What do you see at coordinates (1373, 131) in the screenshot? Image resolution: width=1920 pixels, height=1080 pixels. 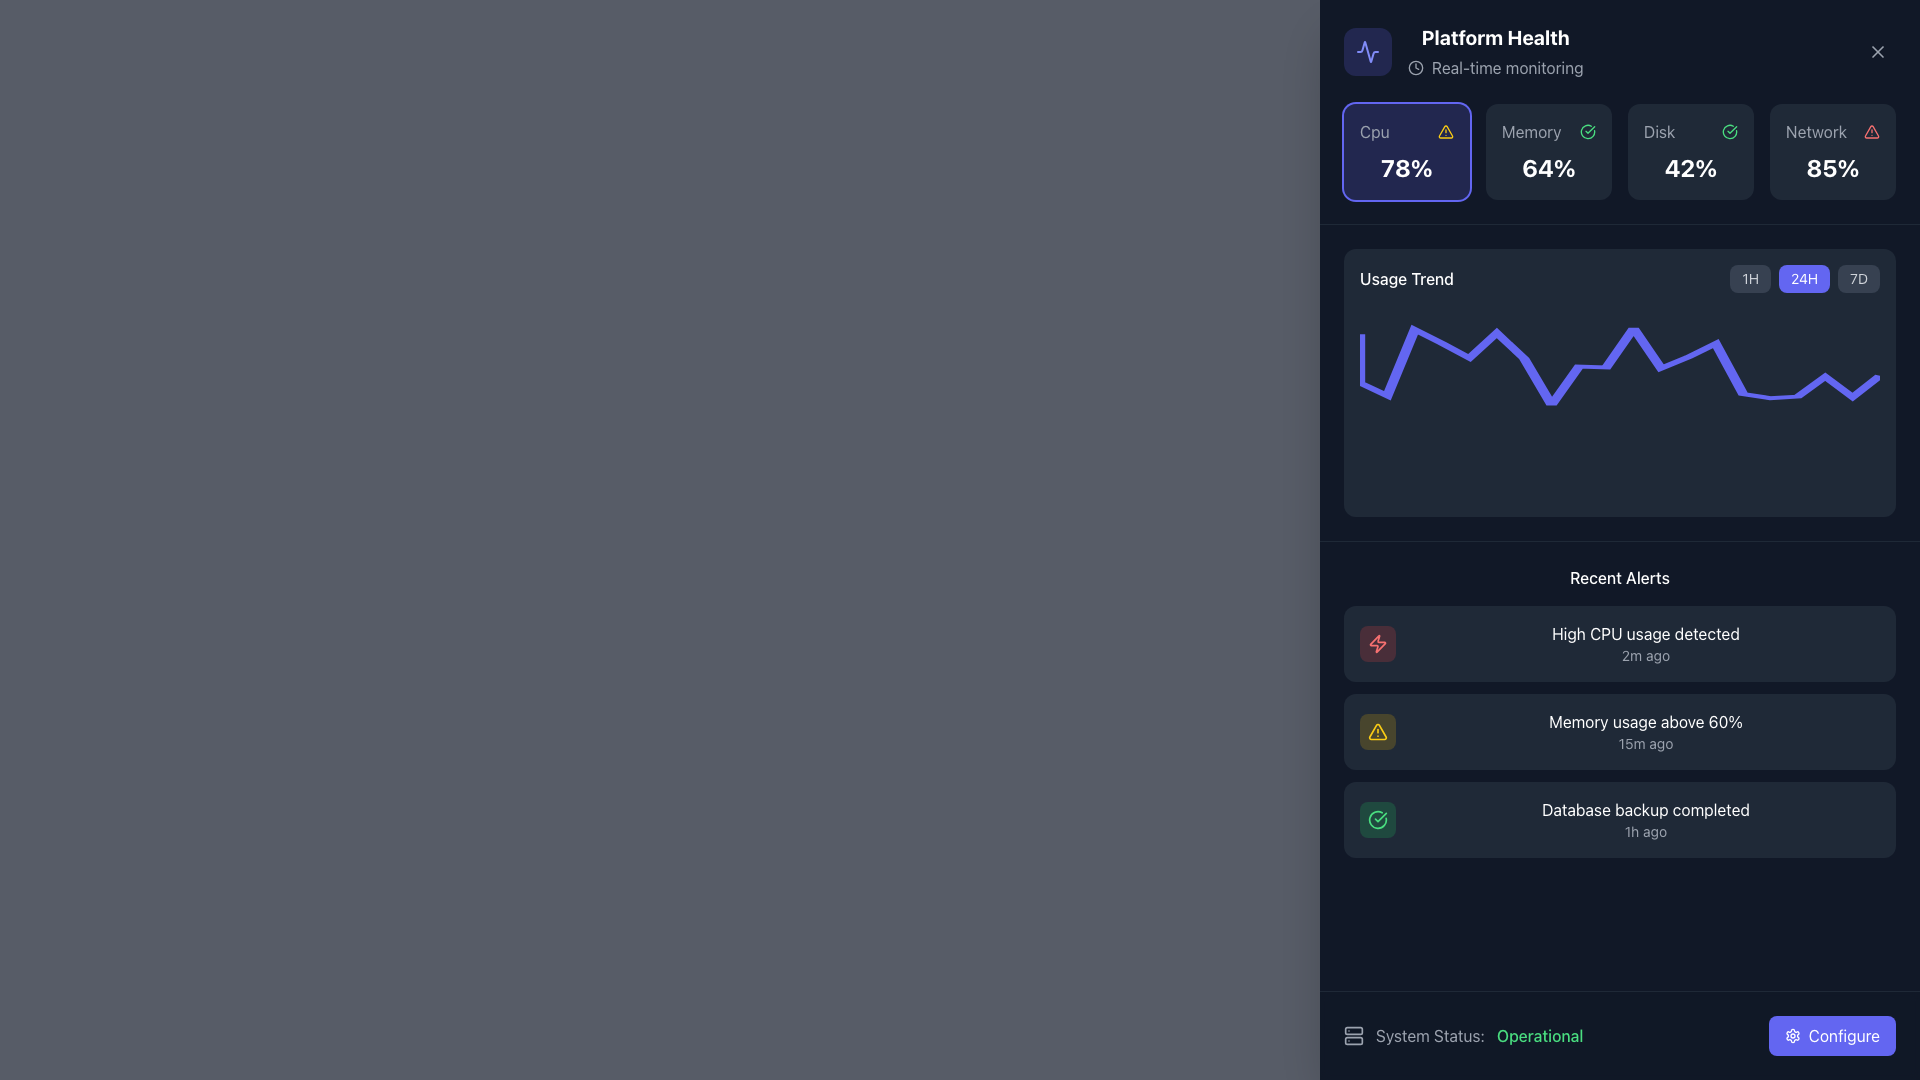 I see `text label displaying 'CPU' located under the heading 'Platform Health' in a card-like section` at bounding box center [1373, 131].